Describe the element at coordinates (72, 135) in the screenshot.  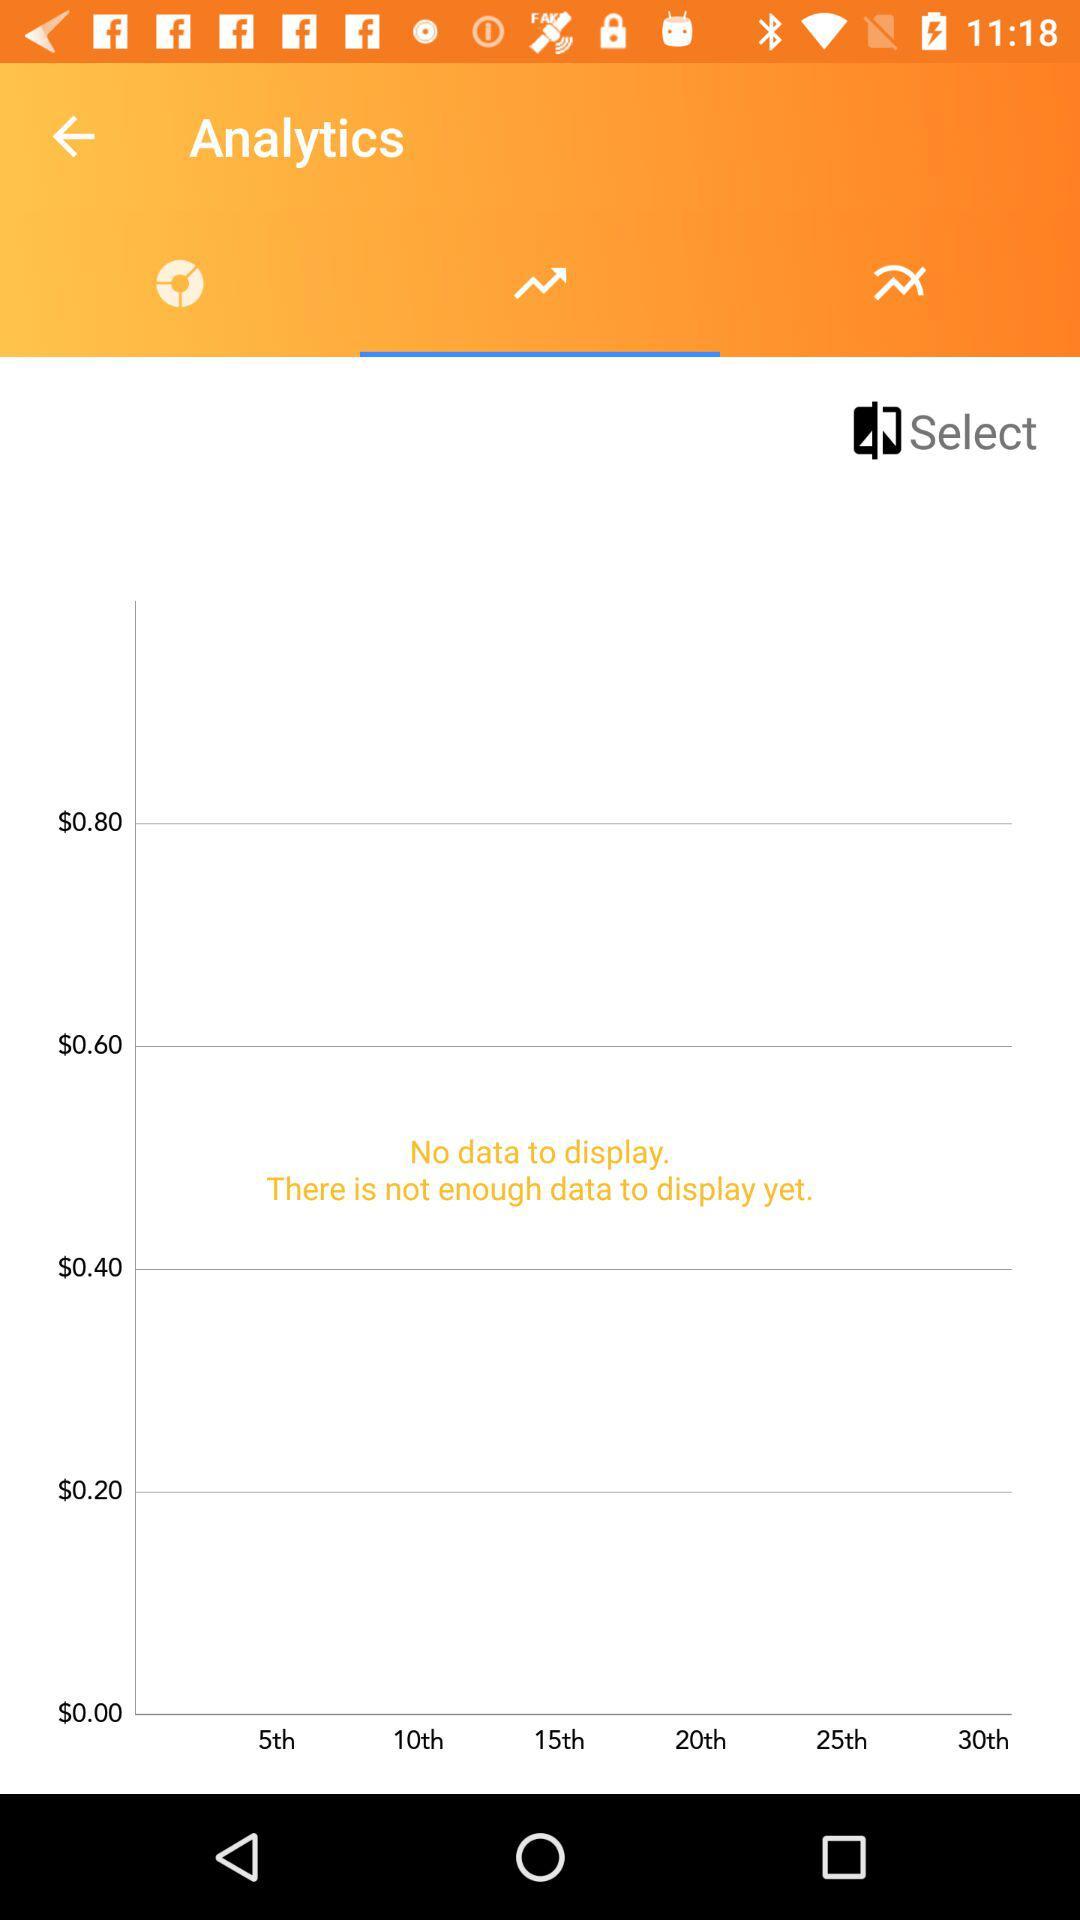
I see `the item to the left of the analytics item` at that location.